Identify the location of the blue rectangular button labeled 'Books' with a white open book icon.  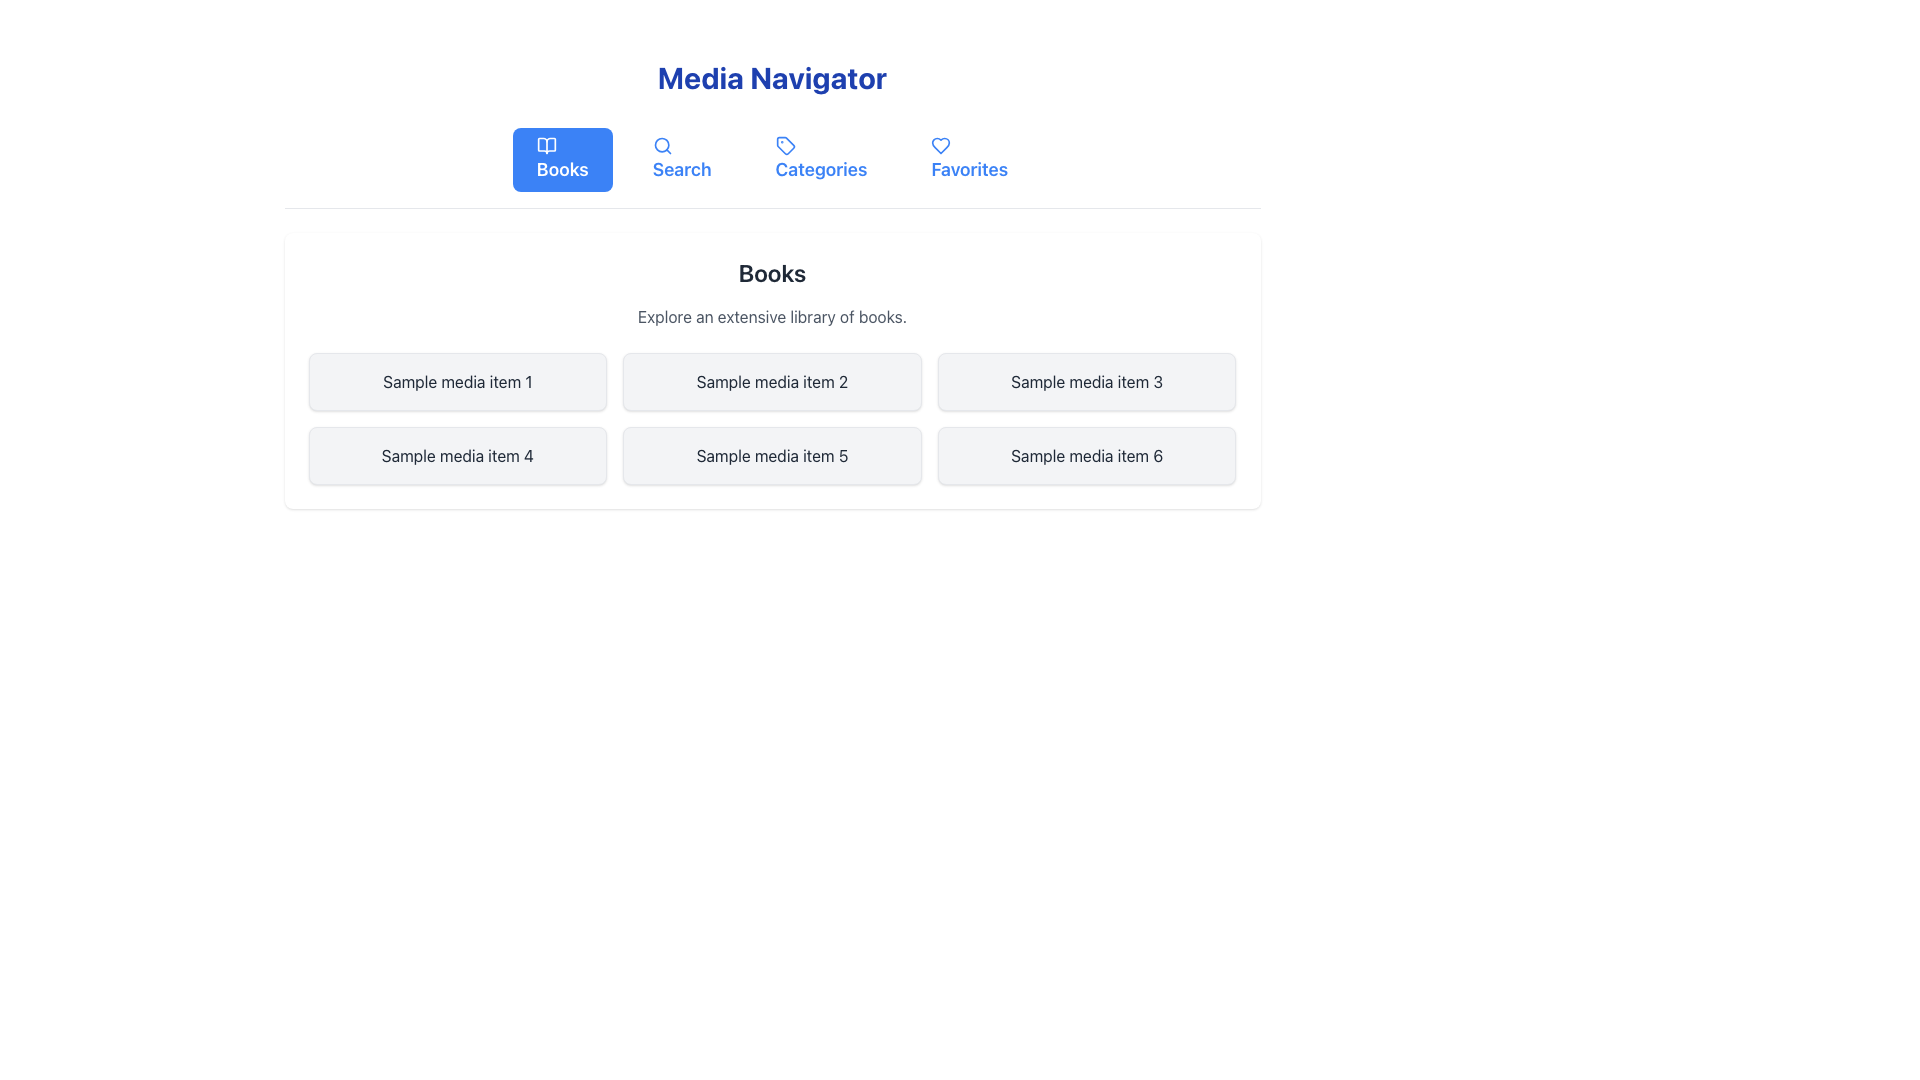
(561, 158).